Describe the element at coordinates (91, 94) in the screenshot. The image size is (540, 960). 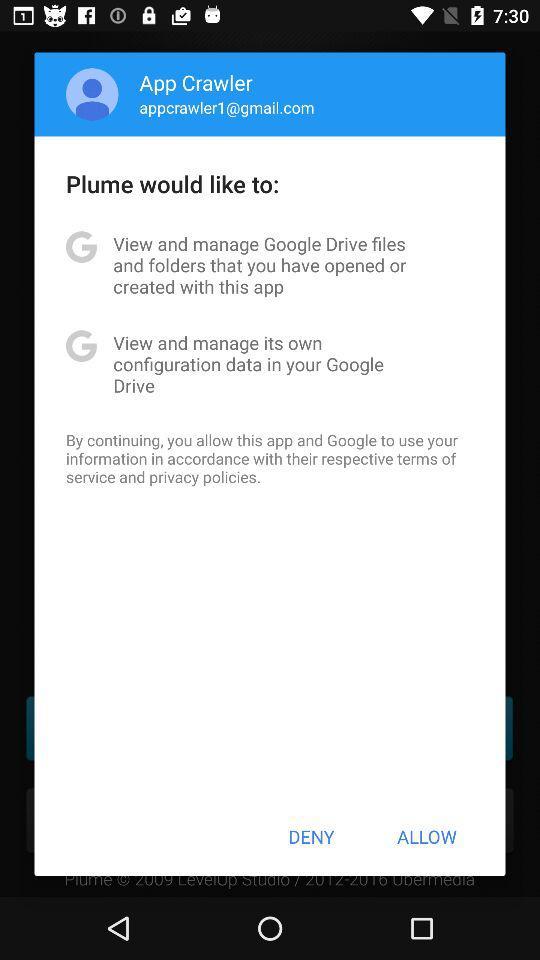
I see `the app above plume would like` at that location.